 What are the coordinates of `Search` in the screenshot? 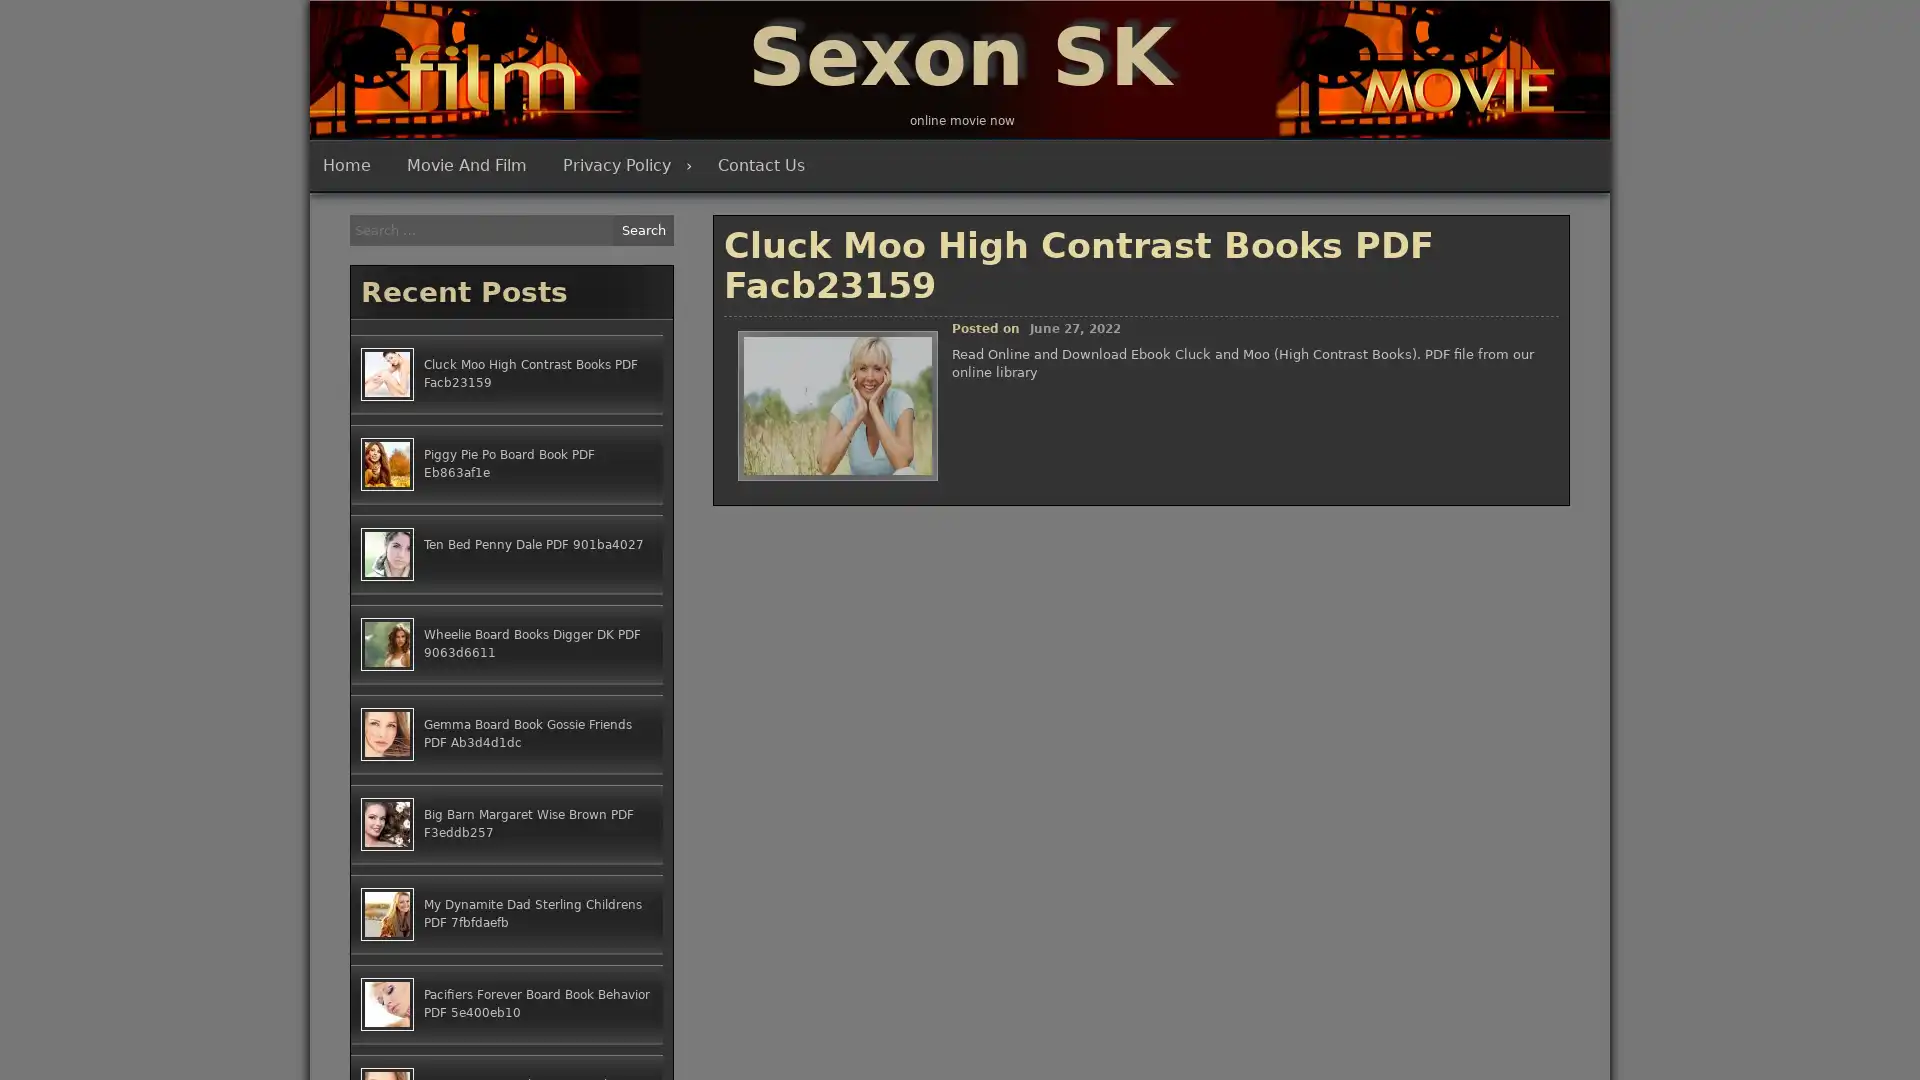 It's located at (643, 229).